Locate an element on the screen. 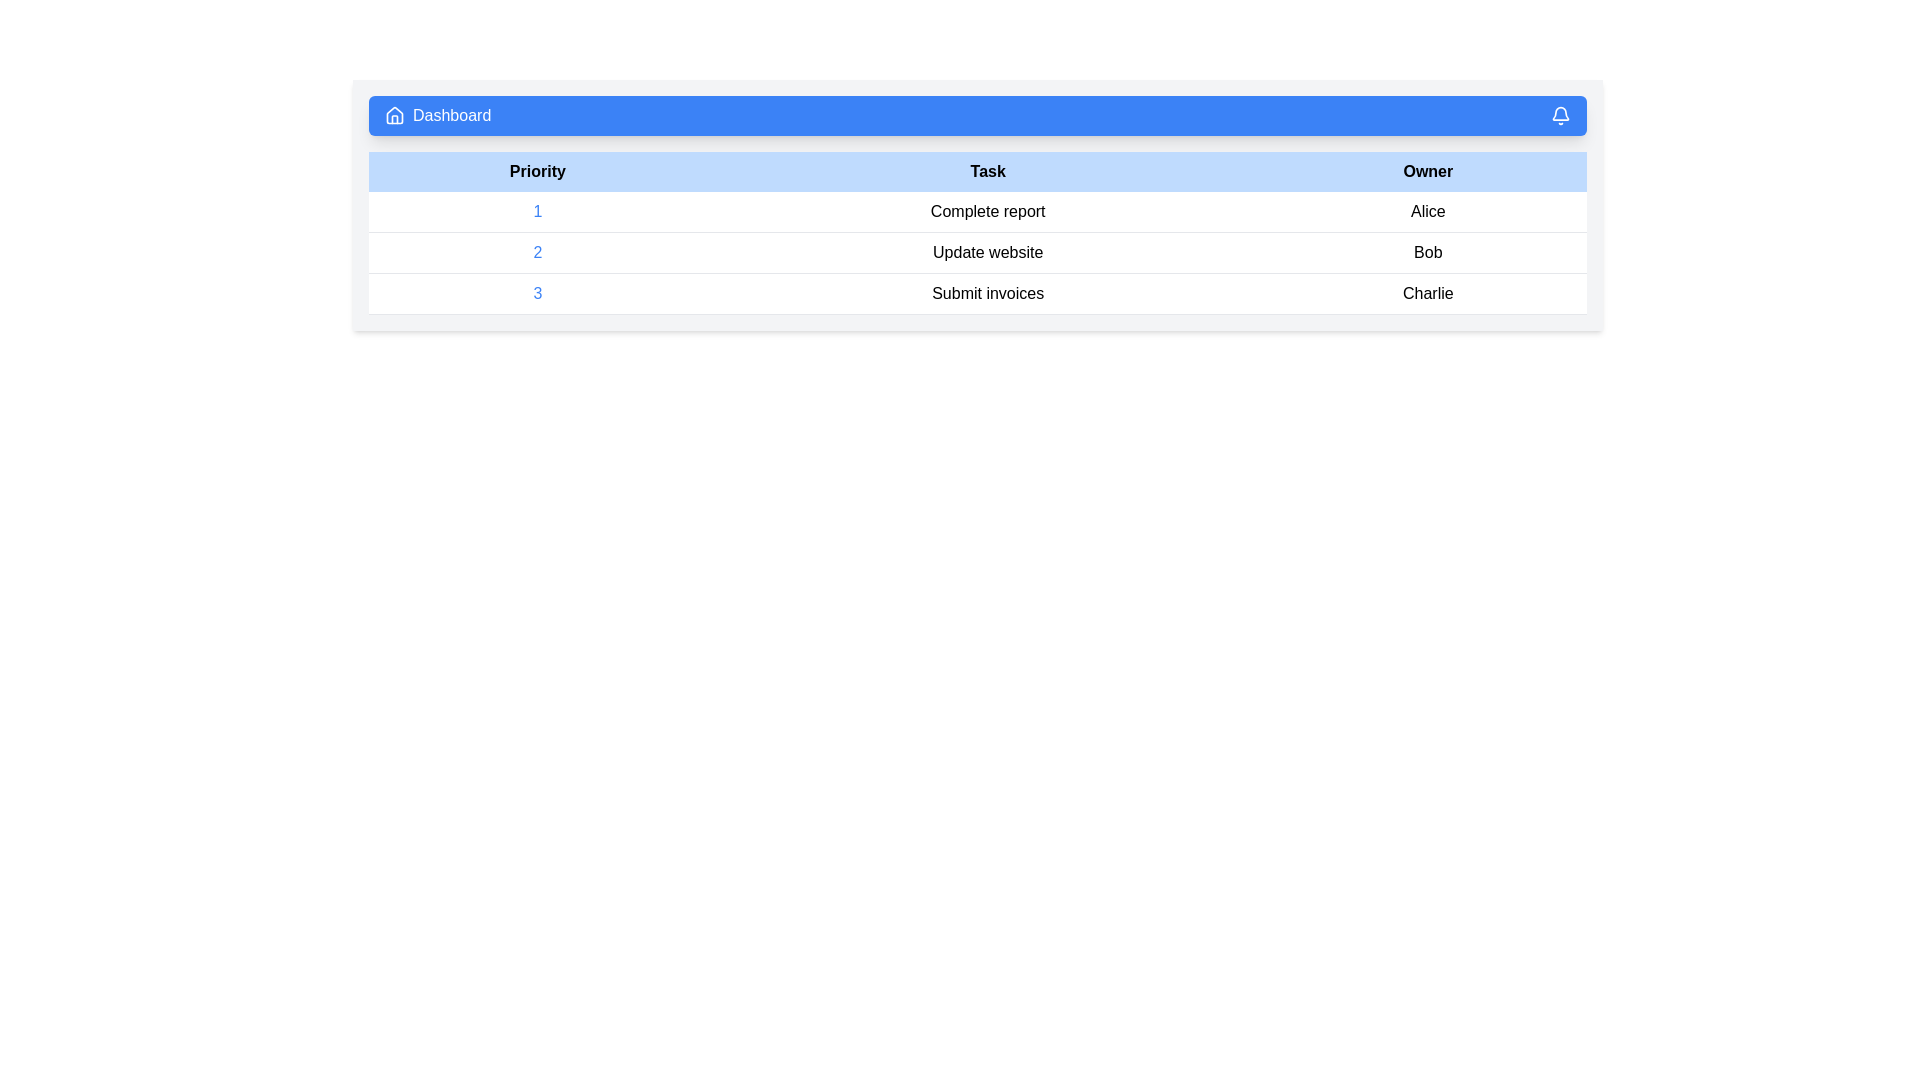 This screenshot has height=1080, width=1920. the text label displaying 'Update website' located in the second row of the table under the 'Task' column is located at coordinates (988, 252).